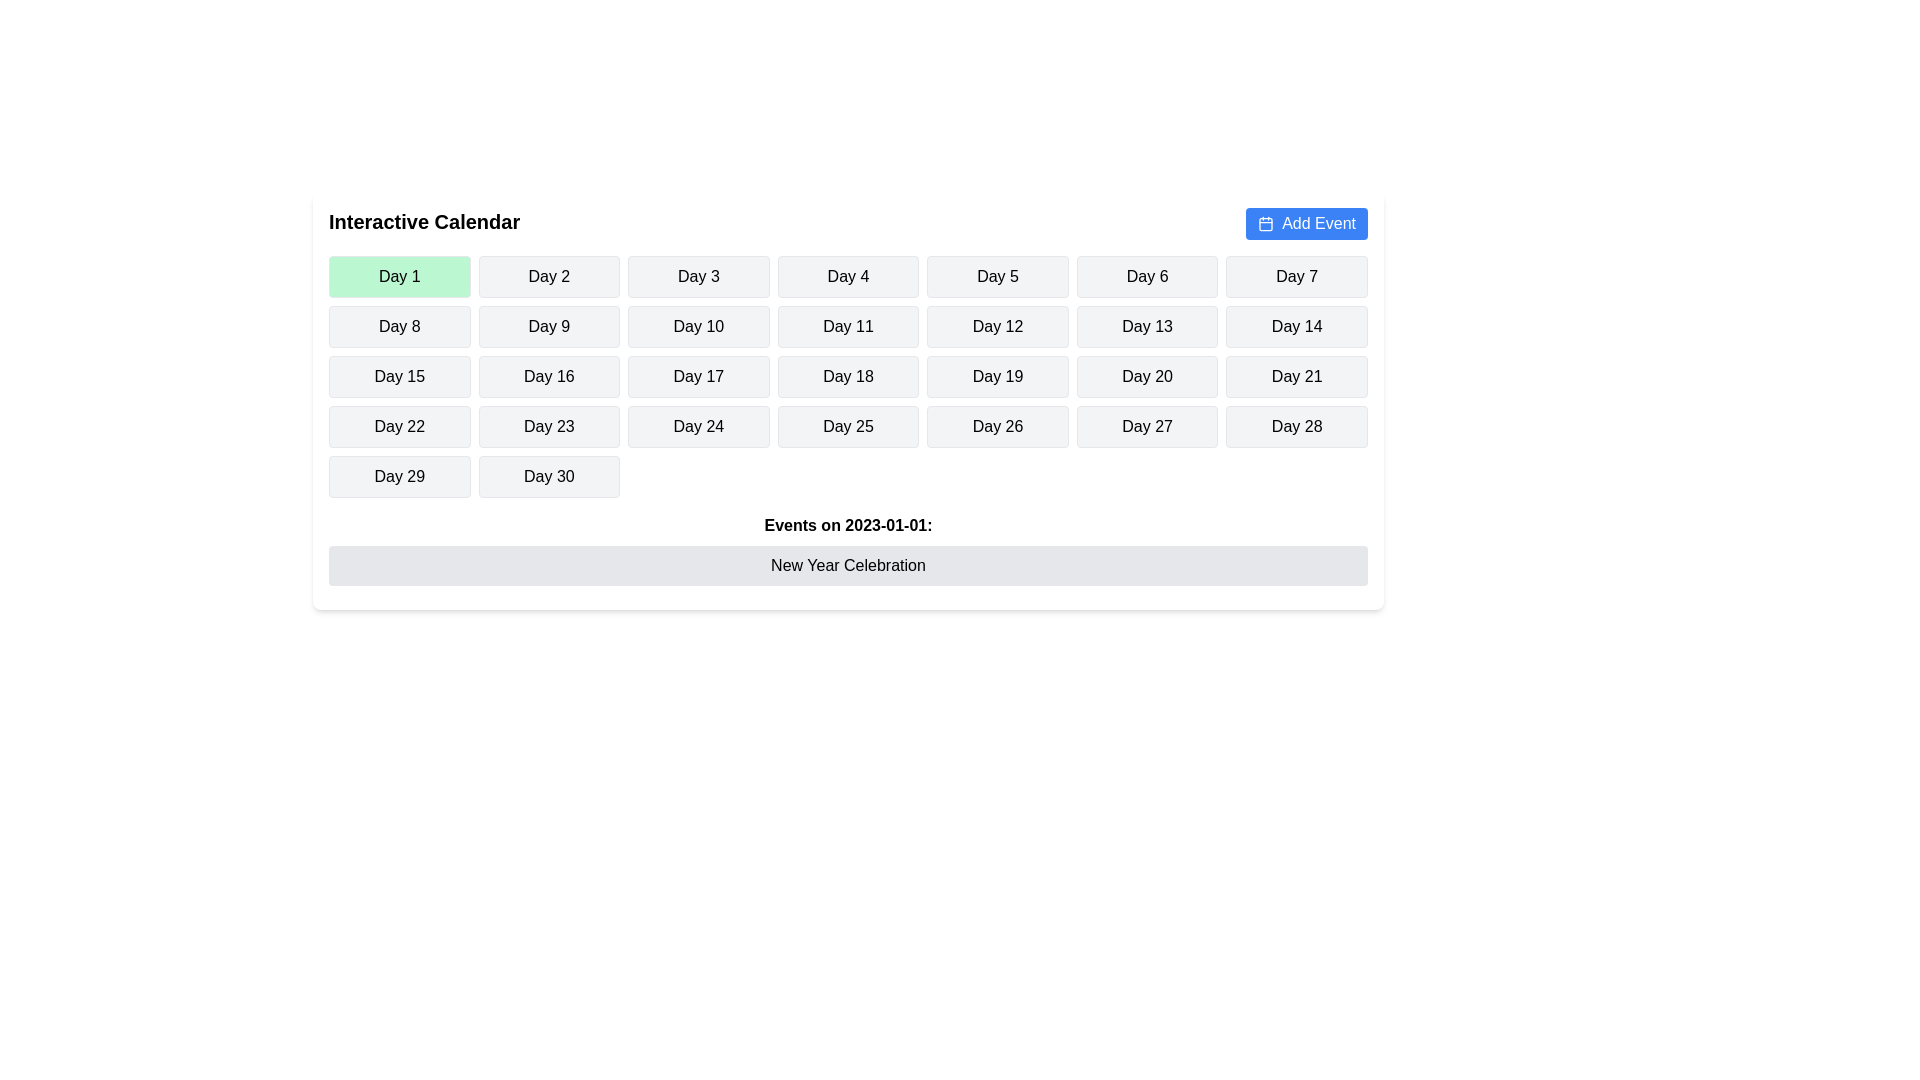 The image size is (1920, 1080). Describe the element at coordinates (399, 326) in the screenshot. I see `the 'Day 8' button, which is a rectangular button with a light gray background and rounded corners, located in the second row's first column of the grid layout` at that location.